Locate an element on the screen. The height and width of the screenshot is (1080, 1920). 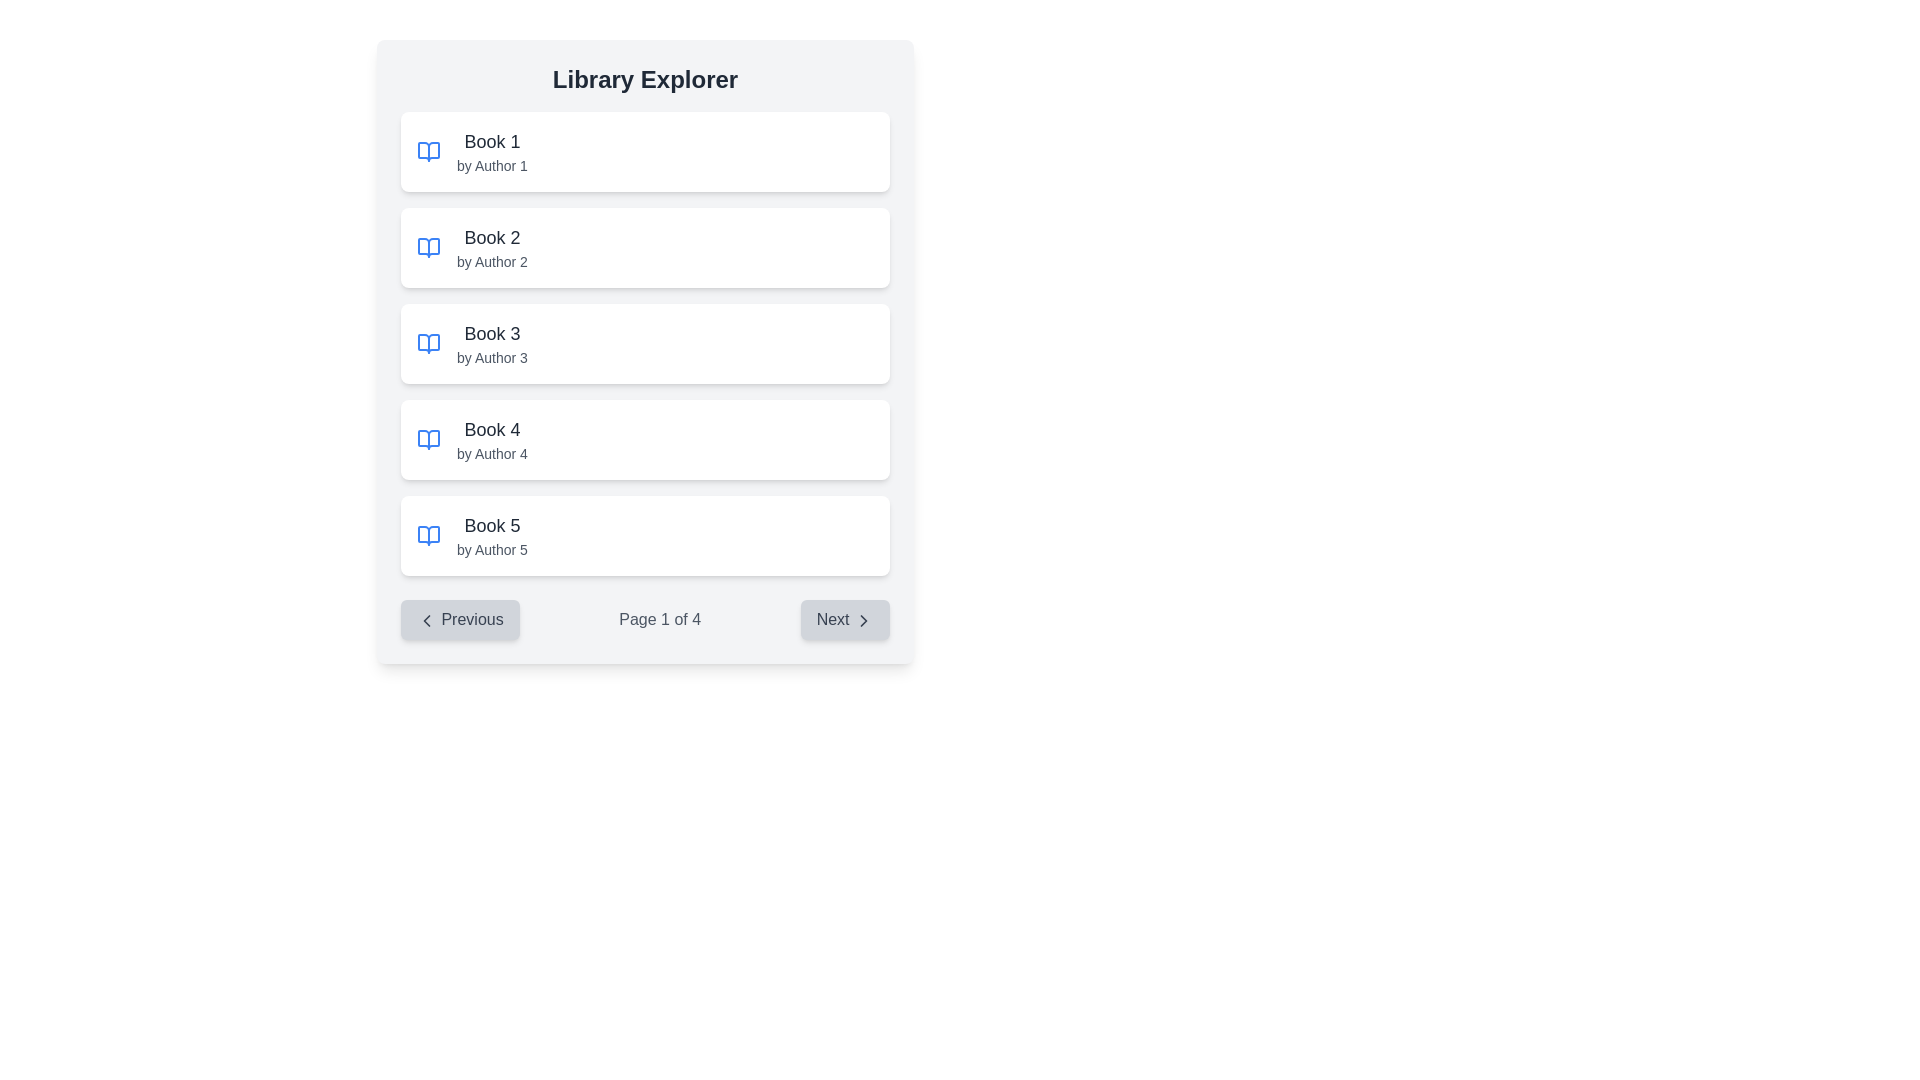
the fourth list item displaying the book title 'Book 4' and author 'by Author 4' is located at coordinates (645, 438).